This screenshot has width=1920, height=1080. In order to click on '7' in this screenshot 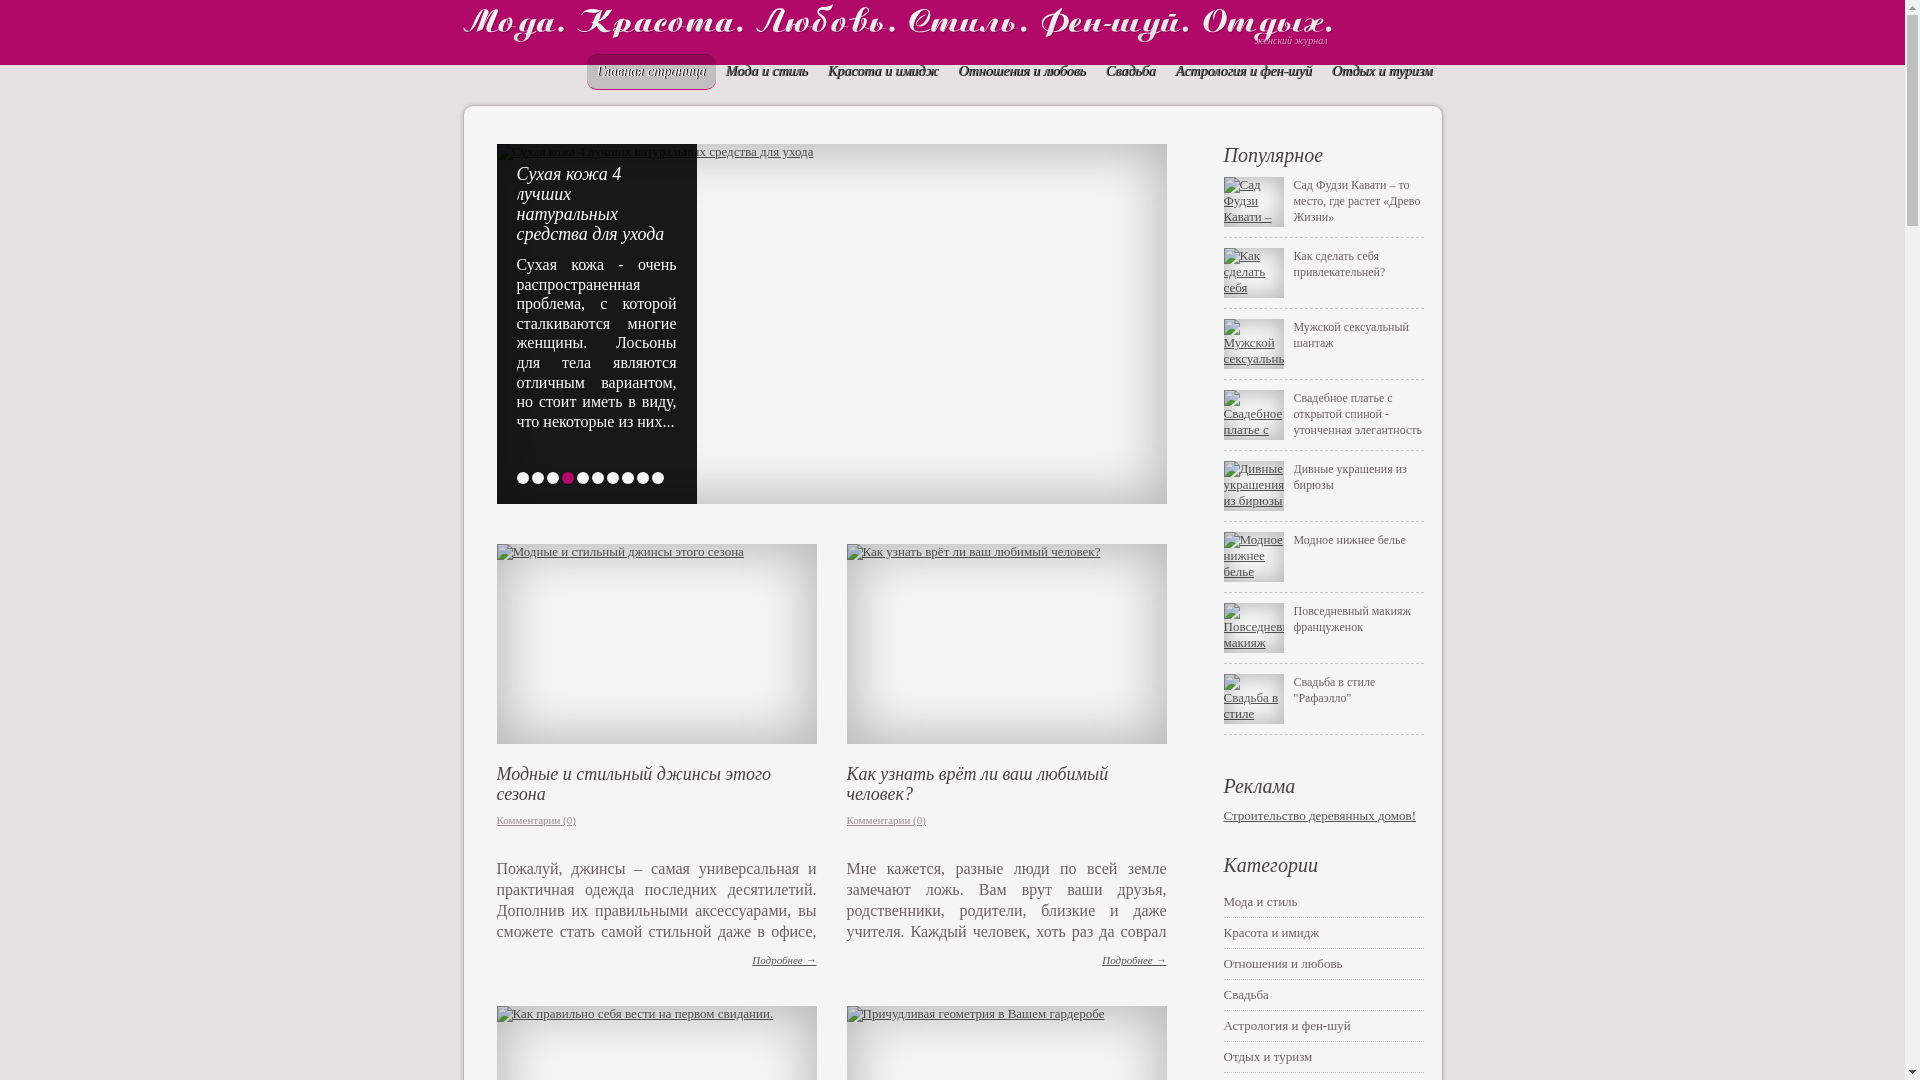, I will do `click(610, 478)`.